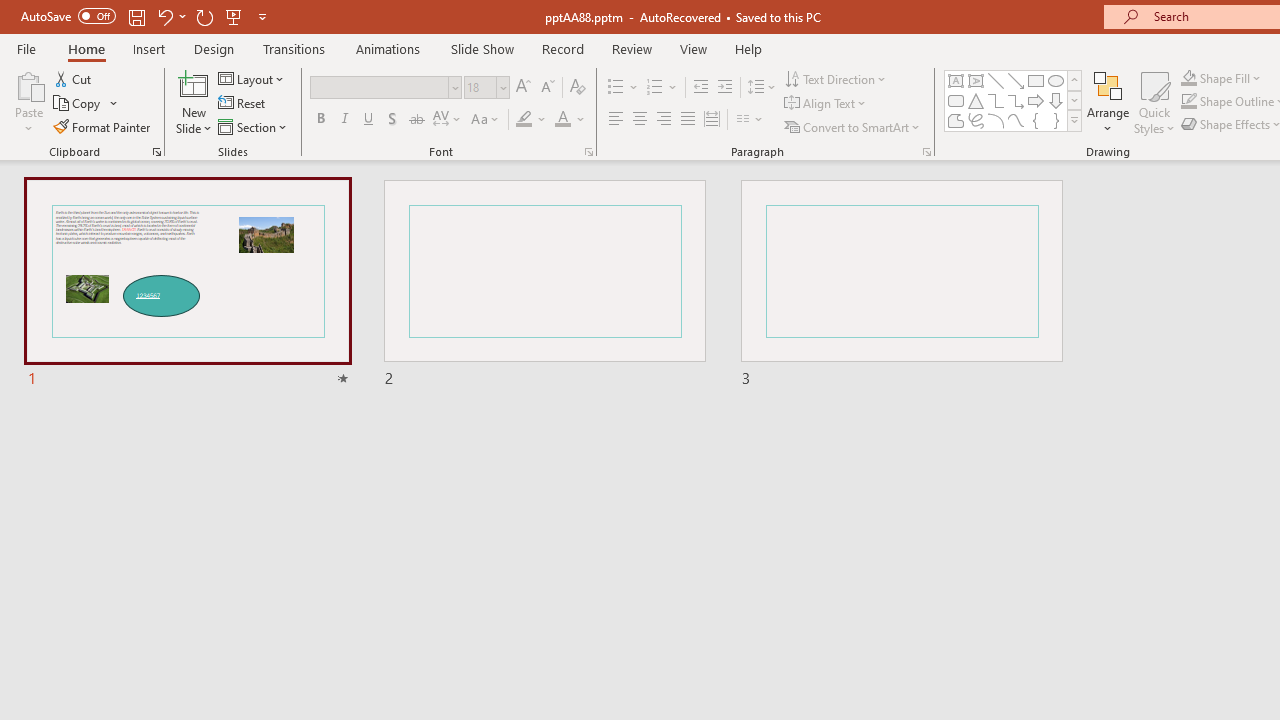  I want to click on 'Increase Font Size', so click(522, 86).